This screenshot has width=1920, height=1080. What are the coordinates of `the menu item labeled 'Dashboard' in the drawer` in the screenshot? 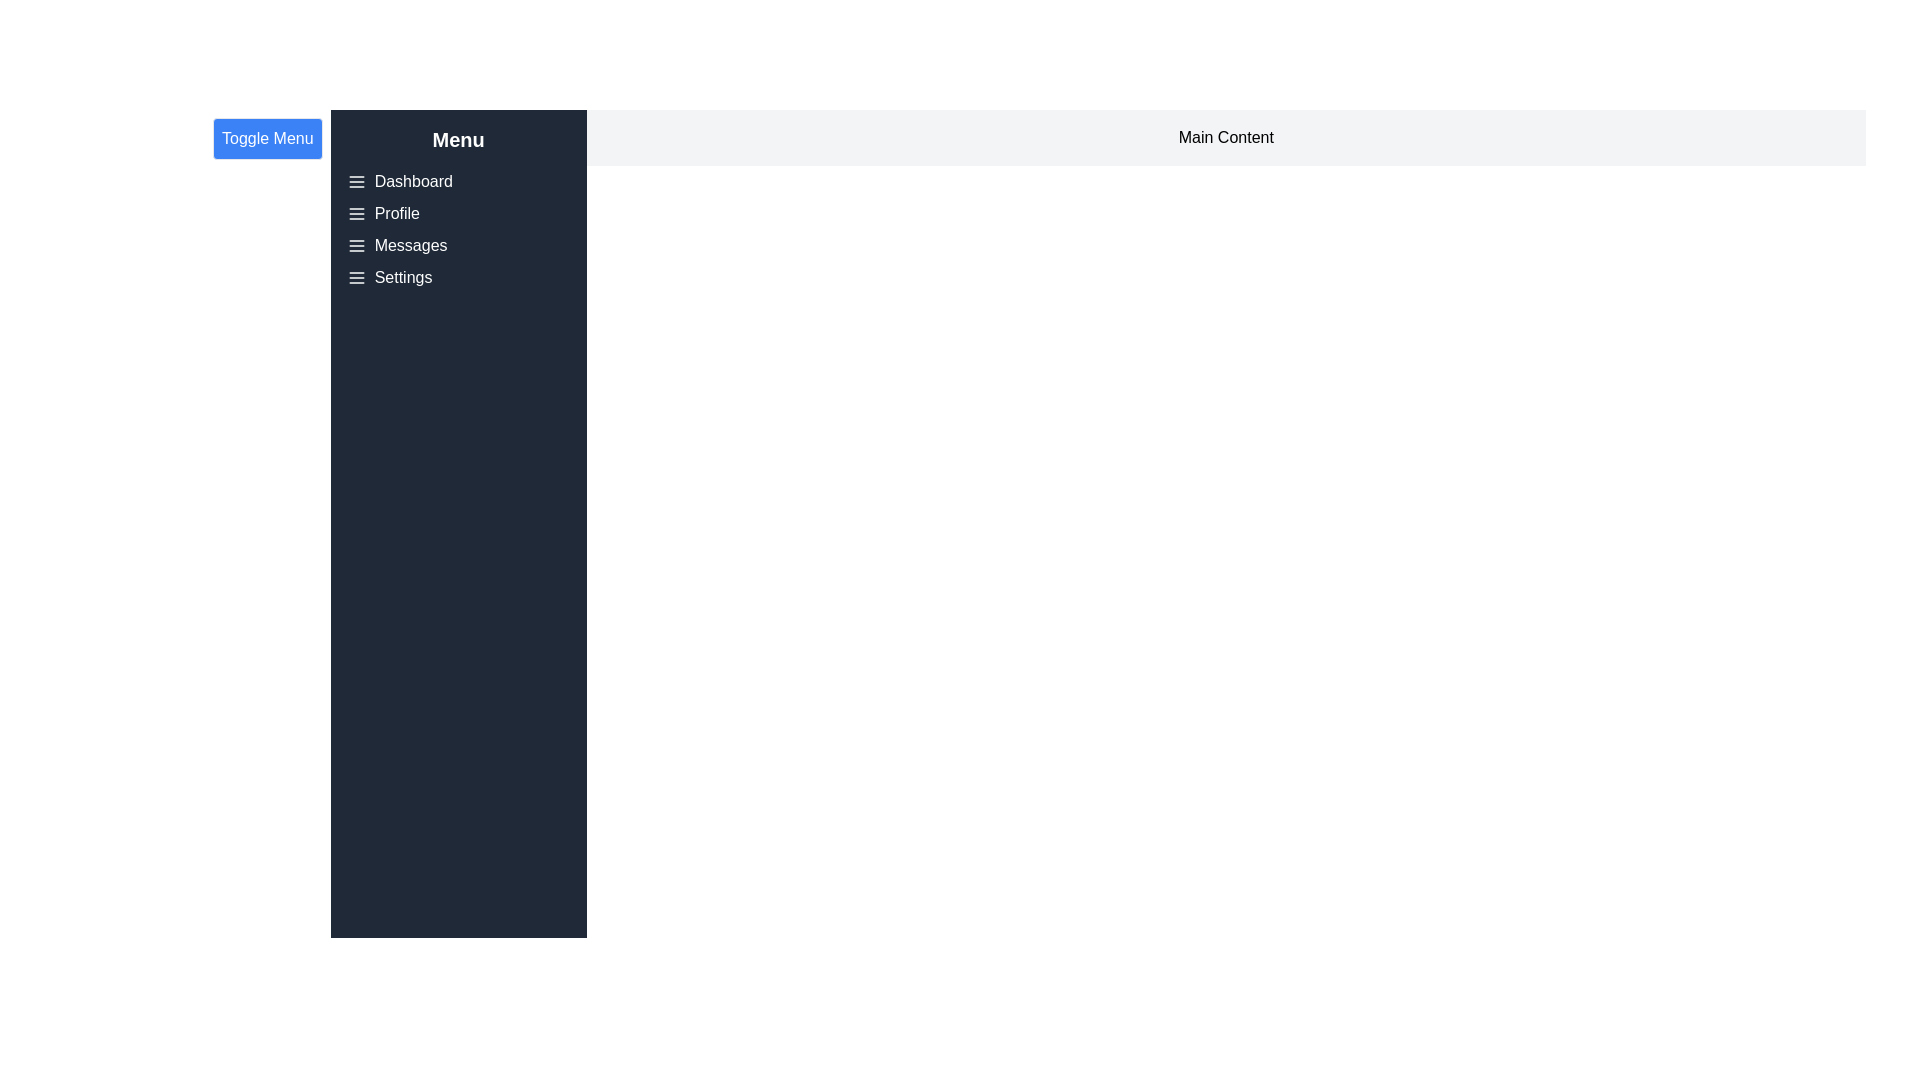 It's located at (412, 181).